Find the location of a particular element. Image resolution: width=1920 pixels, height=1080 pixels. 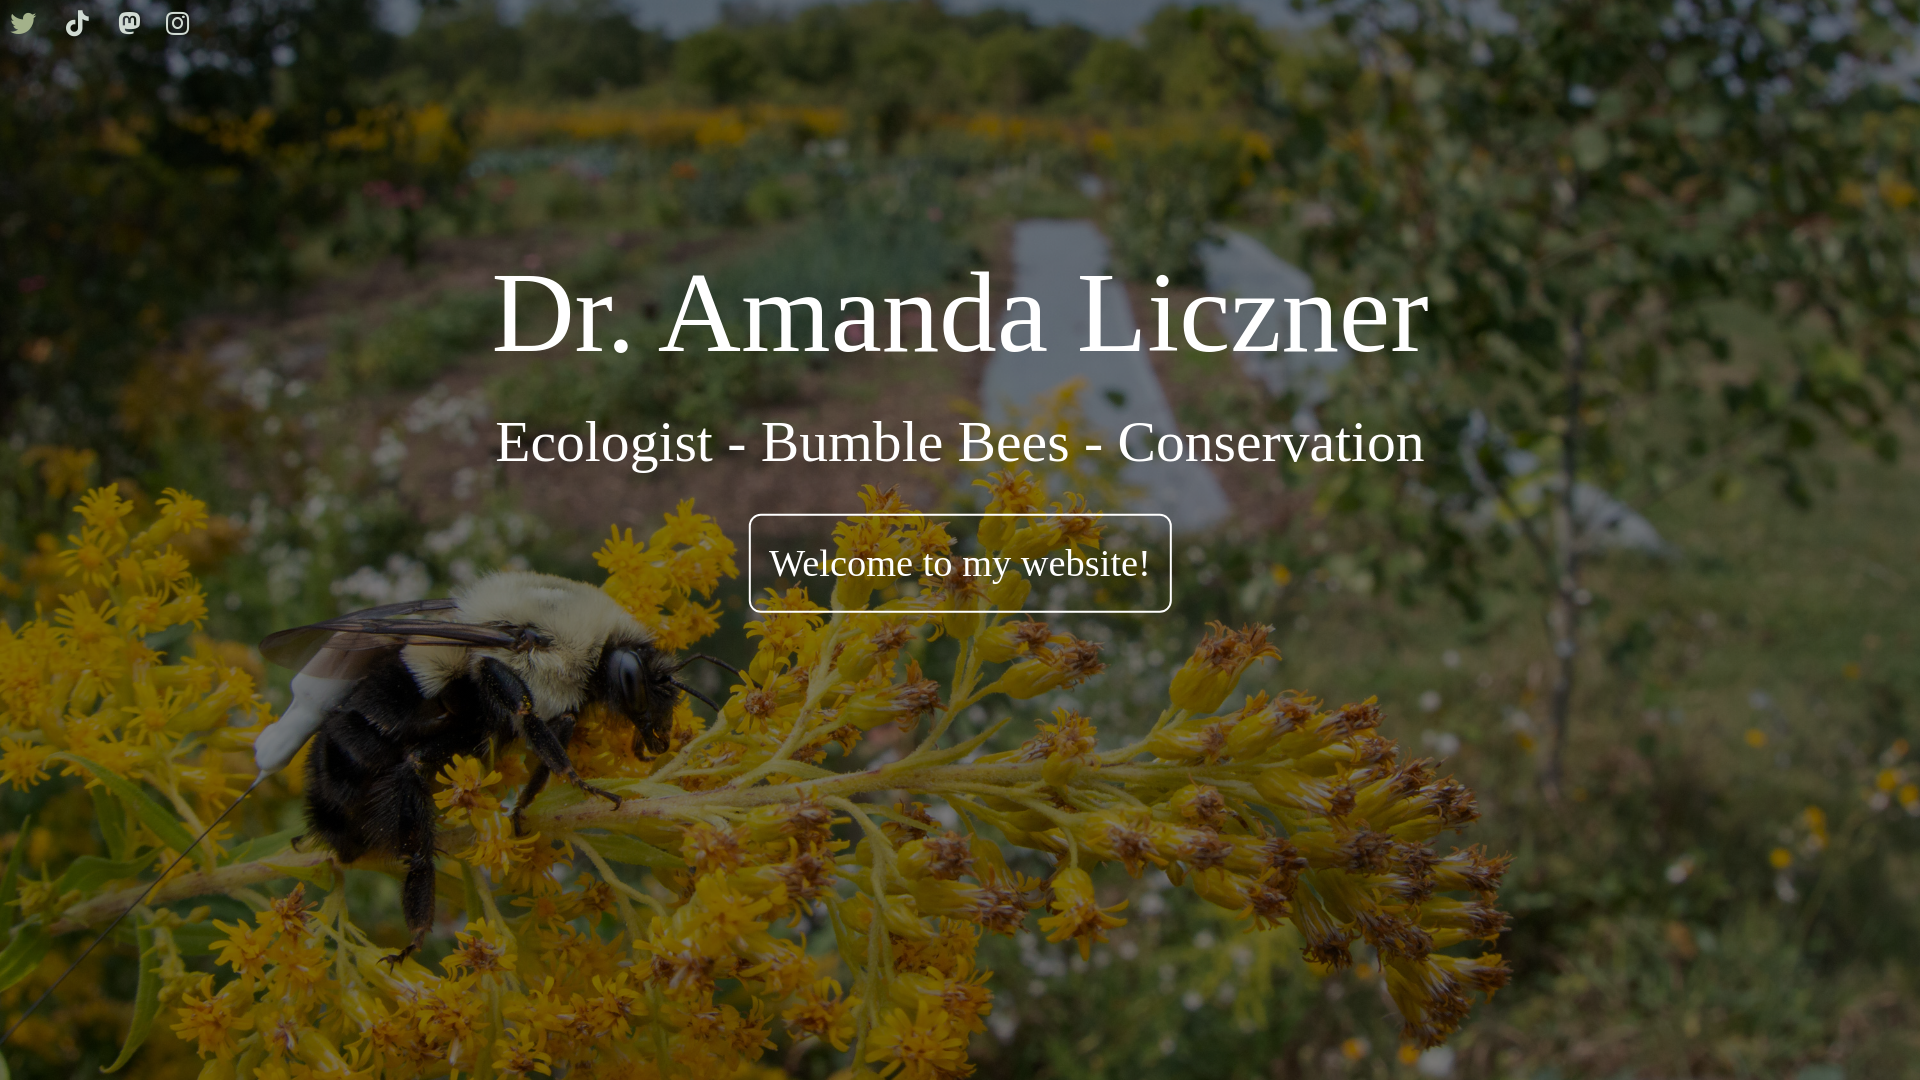

'Welcome to my website!' is located at coordinates (958, 563).